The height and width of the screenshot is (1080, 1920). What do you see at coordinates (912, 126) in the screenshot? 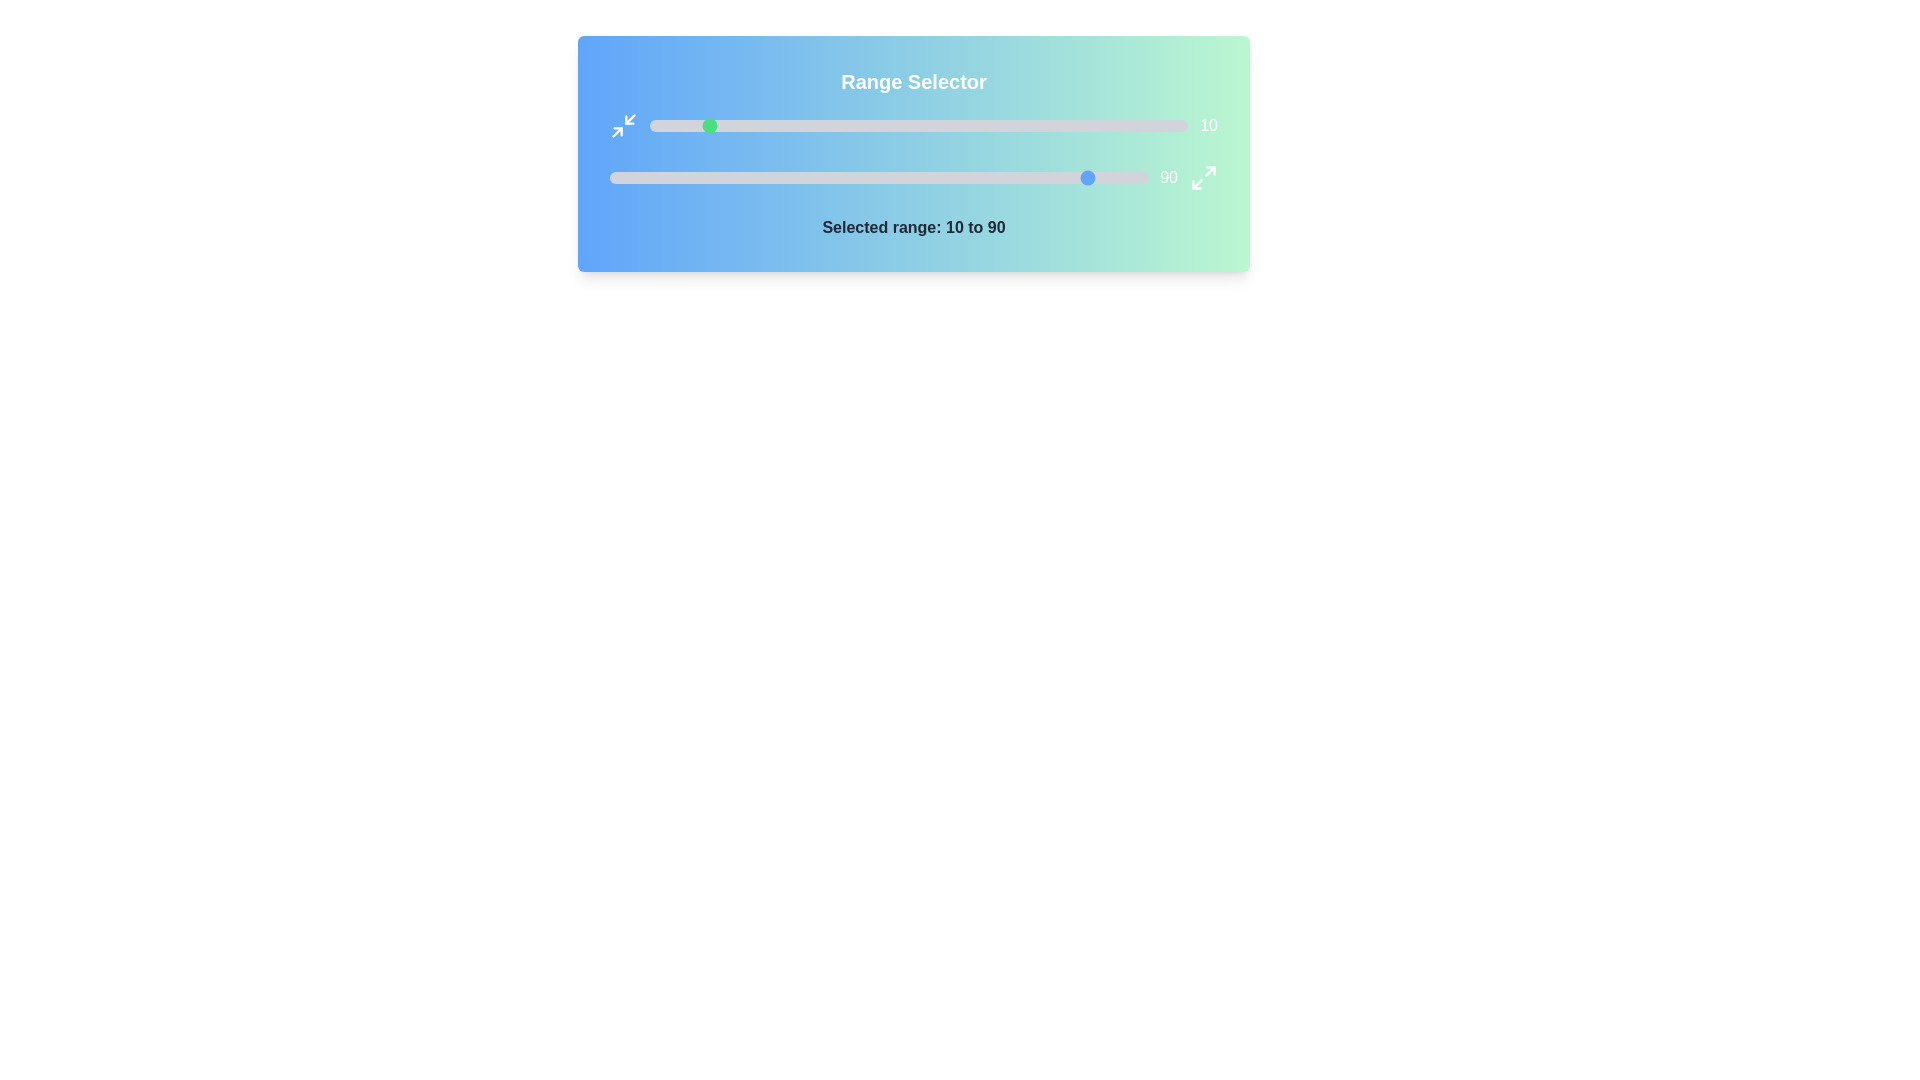
I see `the numeric value '10' label located to the far right of the top range slider in the 'Range Selector' section` at bounding box center [912, 126].